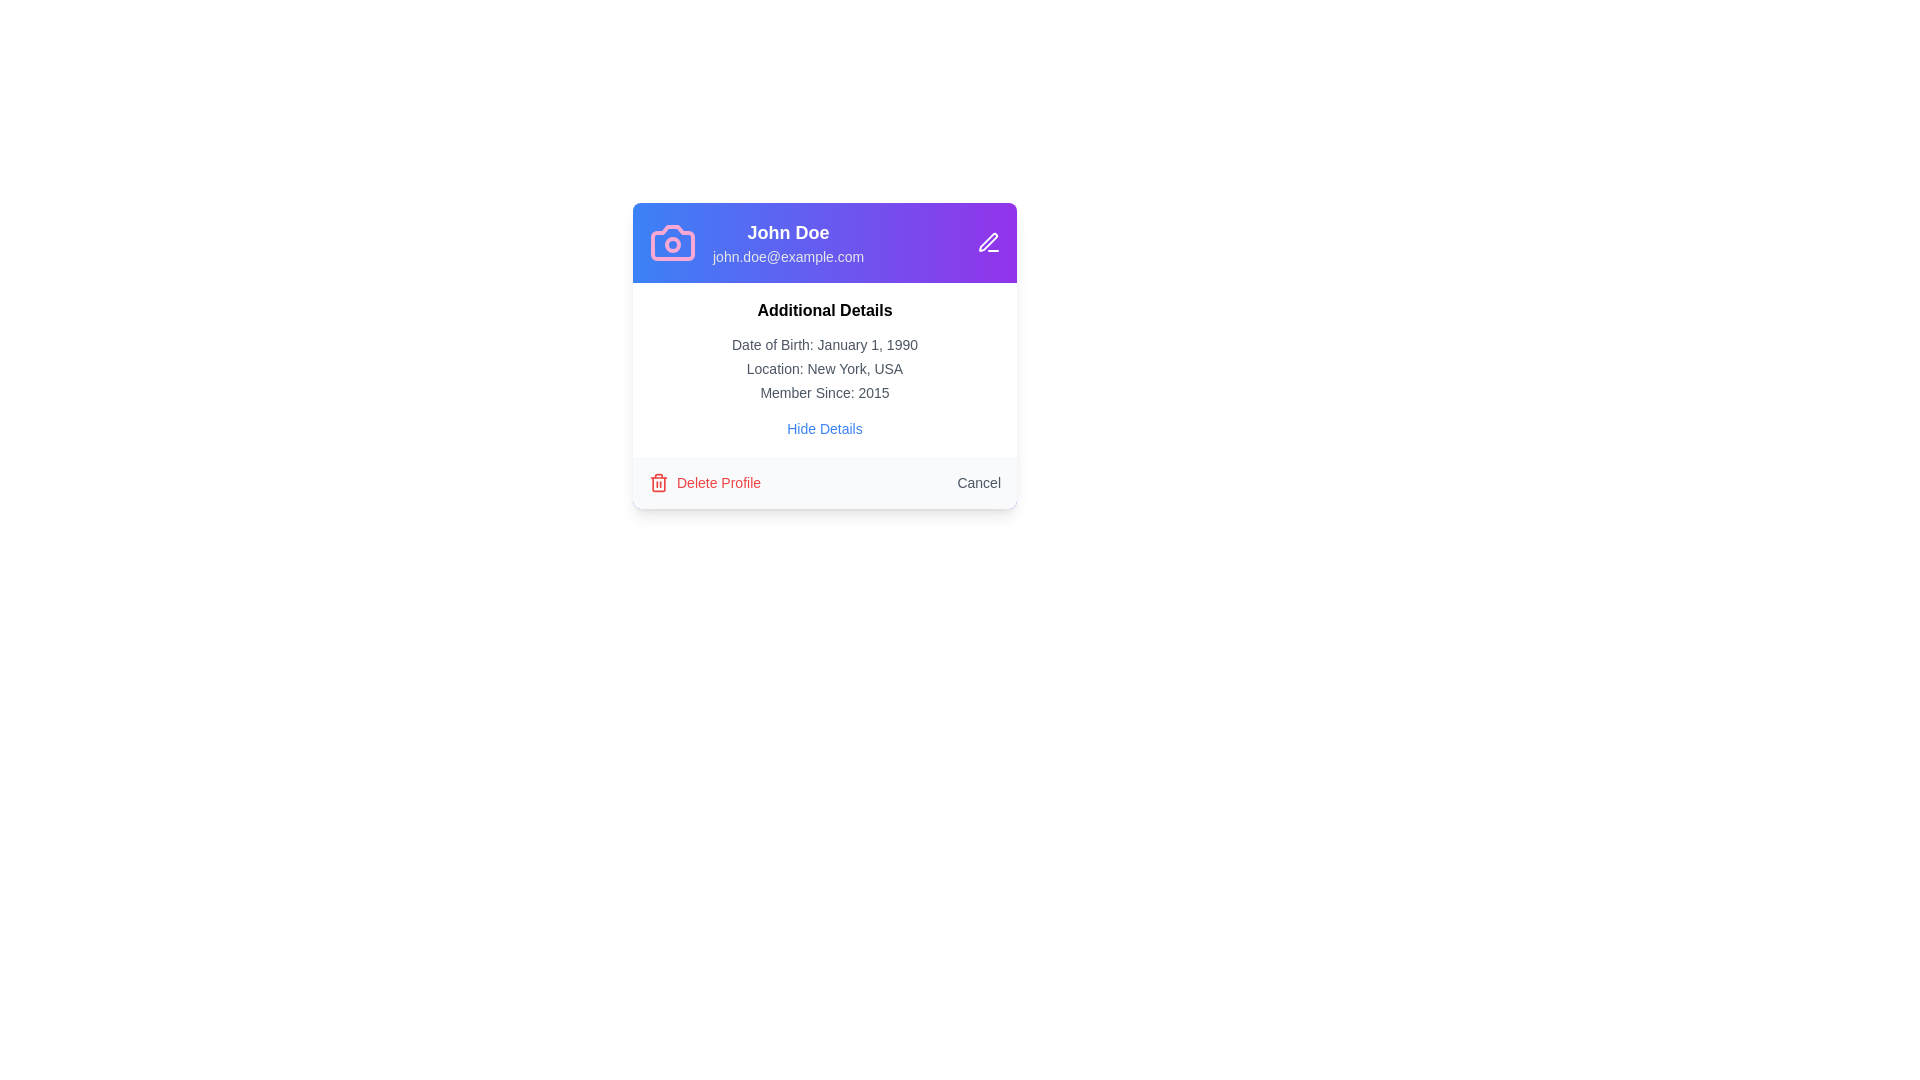  I want to click on the user identification display element that shows the user's name and email address, located near the top-left corner of the dialog box, to the right of the camera icon, so click(787, 242).